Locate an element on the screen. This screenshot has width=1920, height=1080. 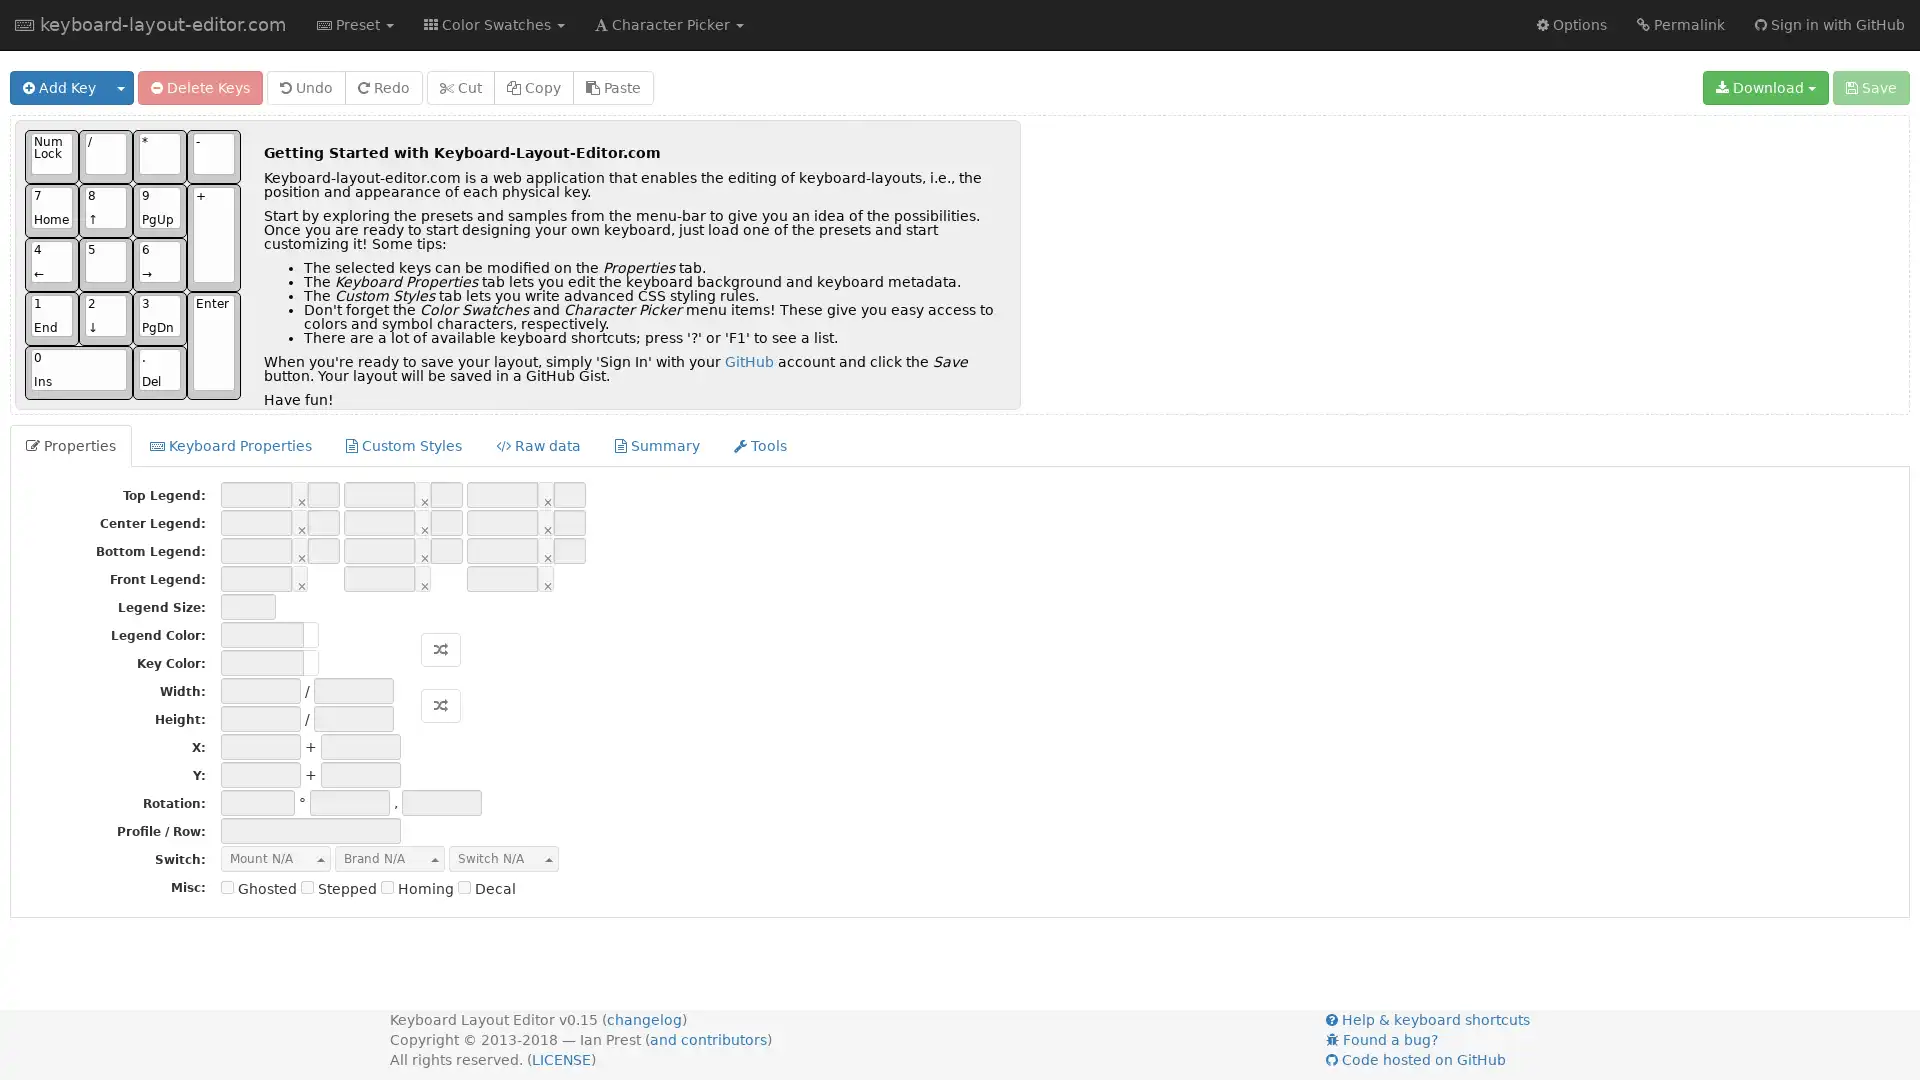
Paste is located at coordinates (612, 87).